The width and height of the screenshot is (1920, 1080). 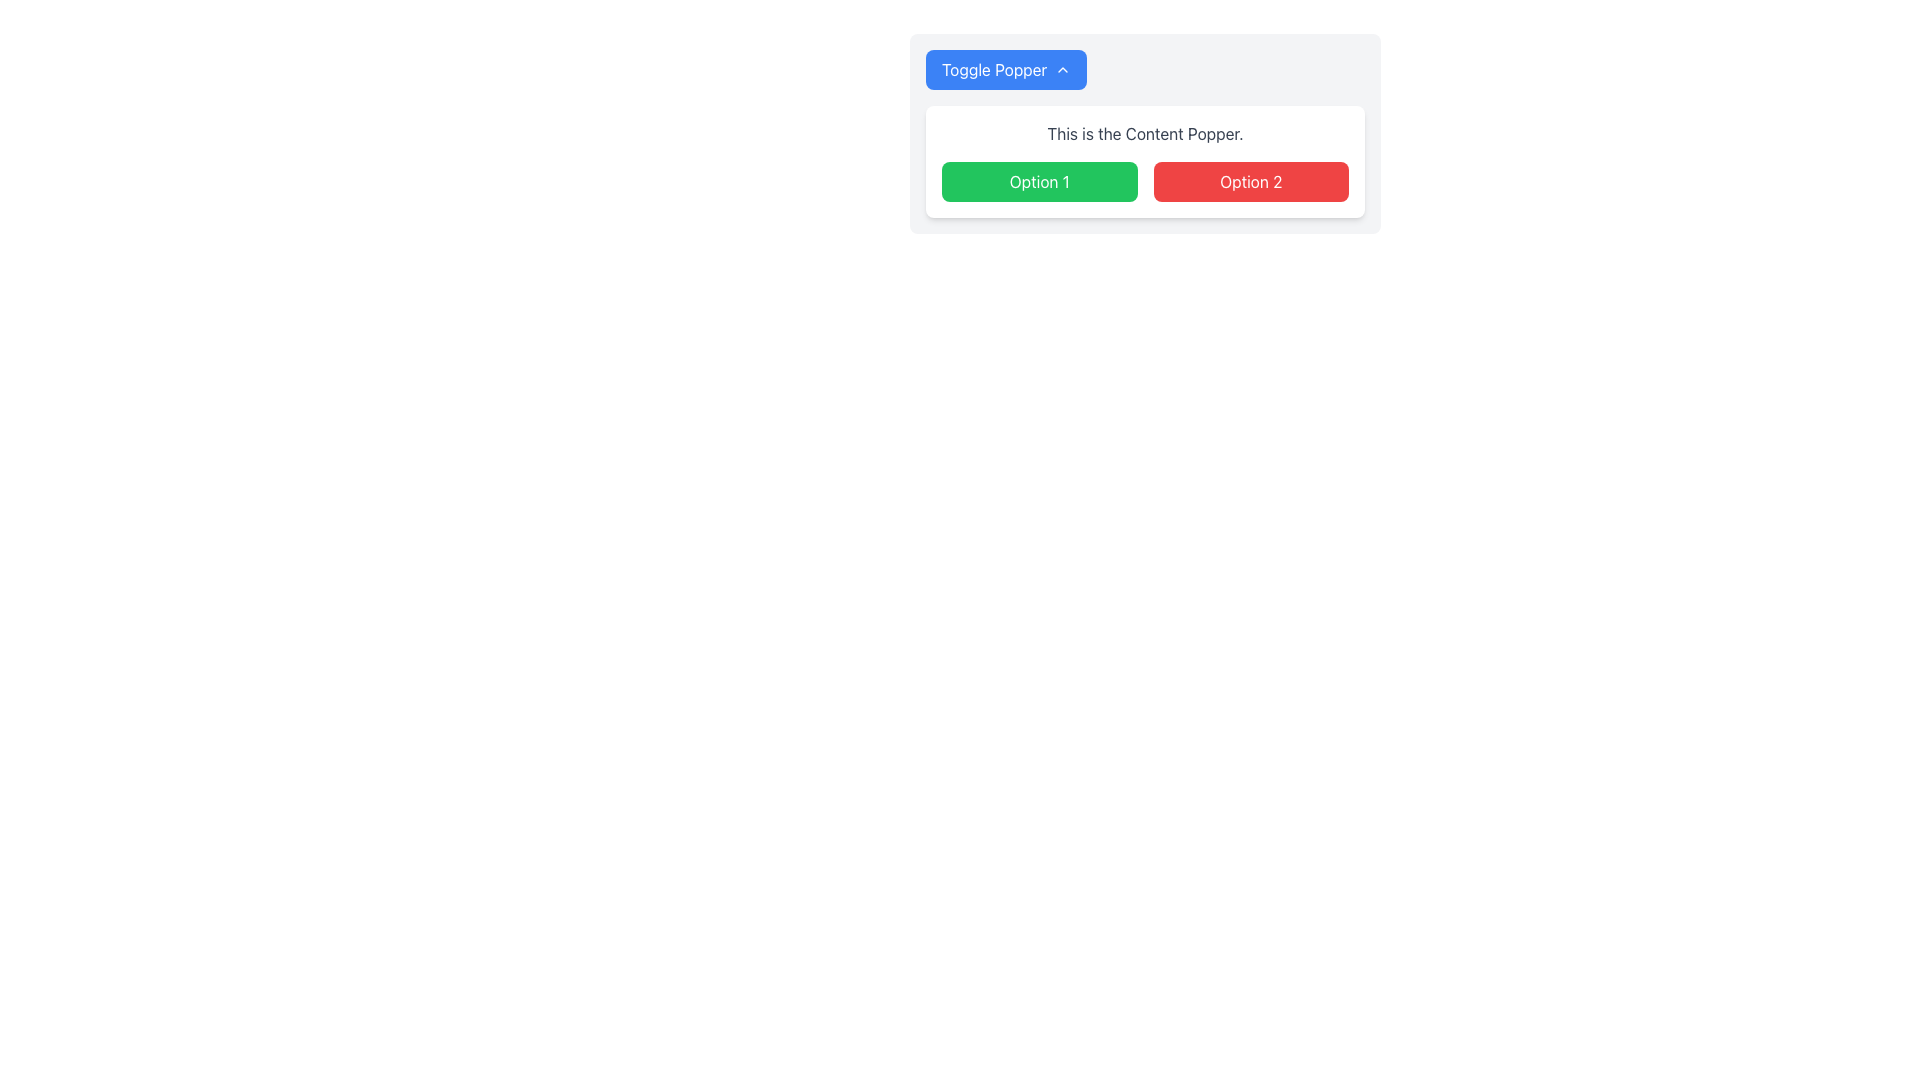 What do you see at coordinates (1062, 68) in the screenshot?
I see `the chevron icon located on the right edge of the 'Toggle Popper' button` at bounding box center [1062, 68].